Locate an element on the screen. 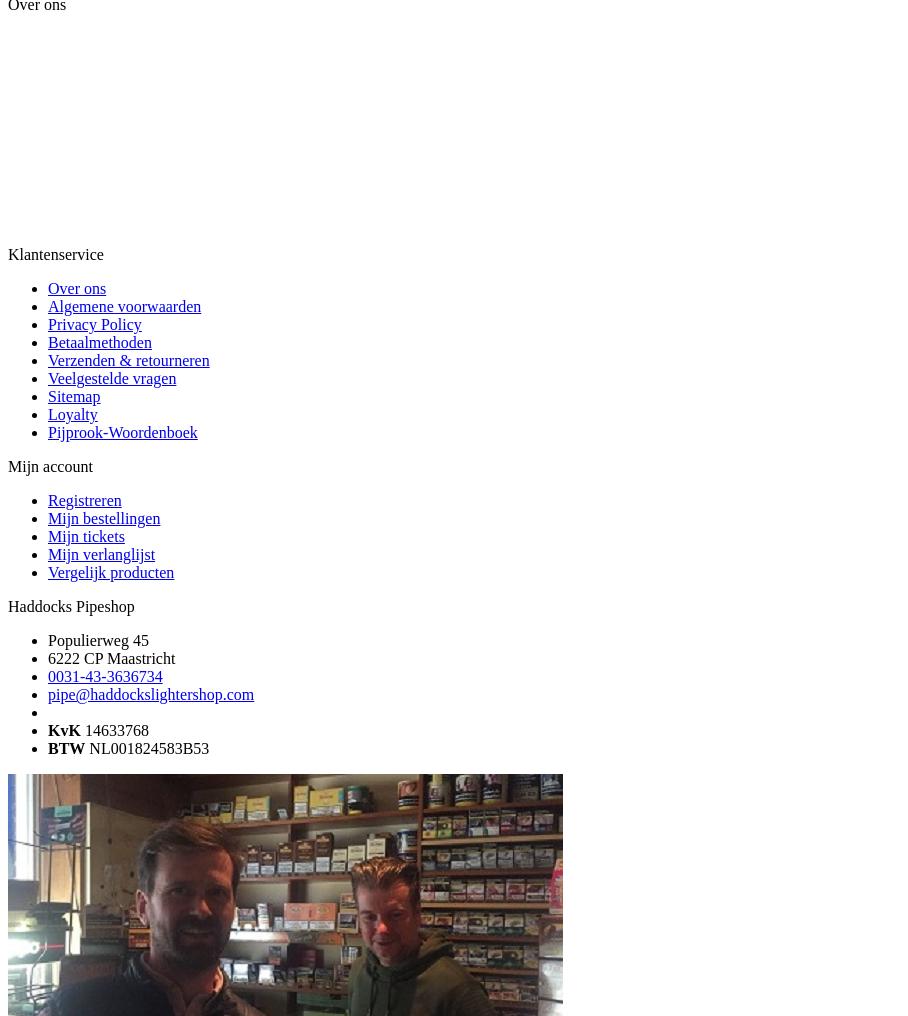  'Sitemap' is located at coordinates (74, 395).